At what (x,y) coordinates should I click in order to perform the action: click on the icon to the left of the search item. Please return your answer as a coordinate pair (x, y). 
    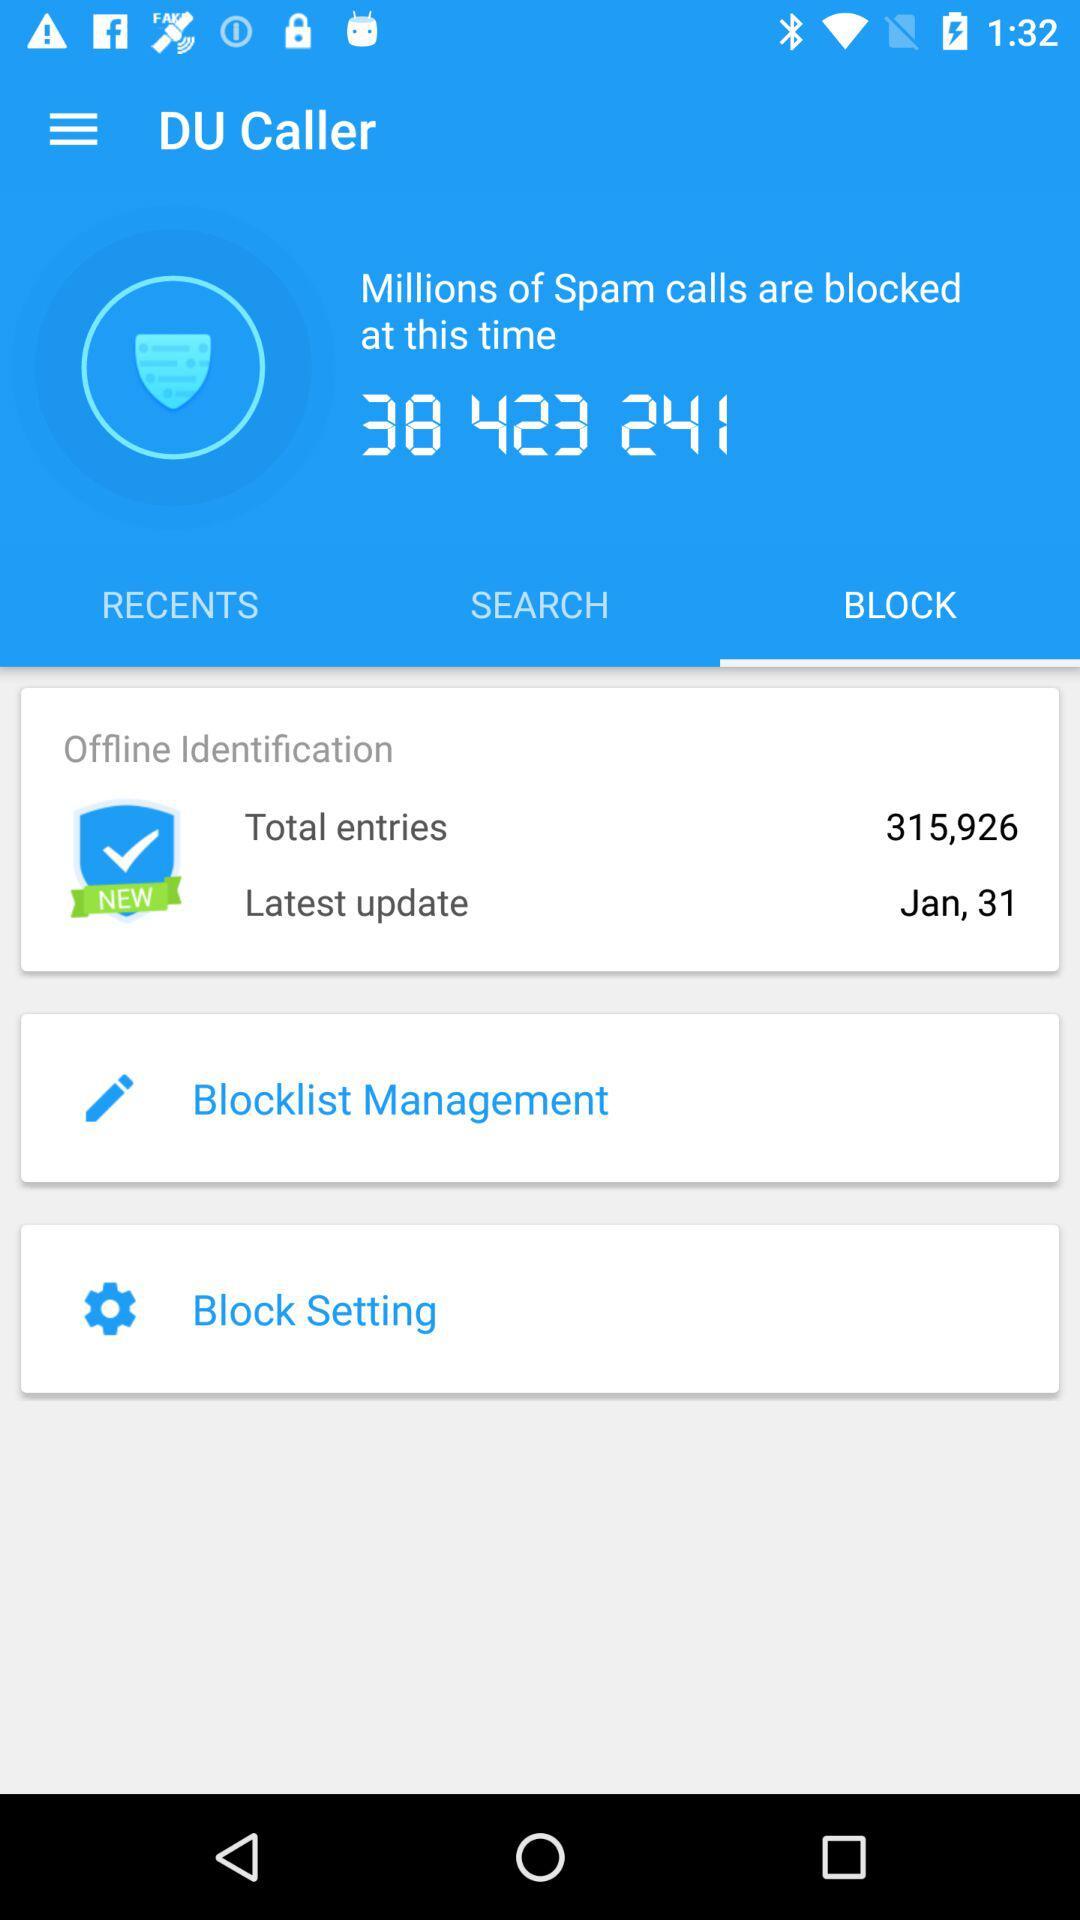
    Looking at the image, I should click on (180, 602).